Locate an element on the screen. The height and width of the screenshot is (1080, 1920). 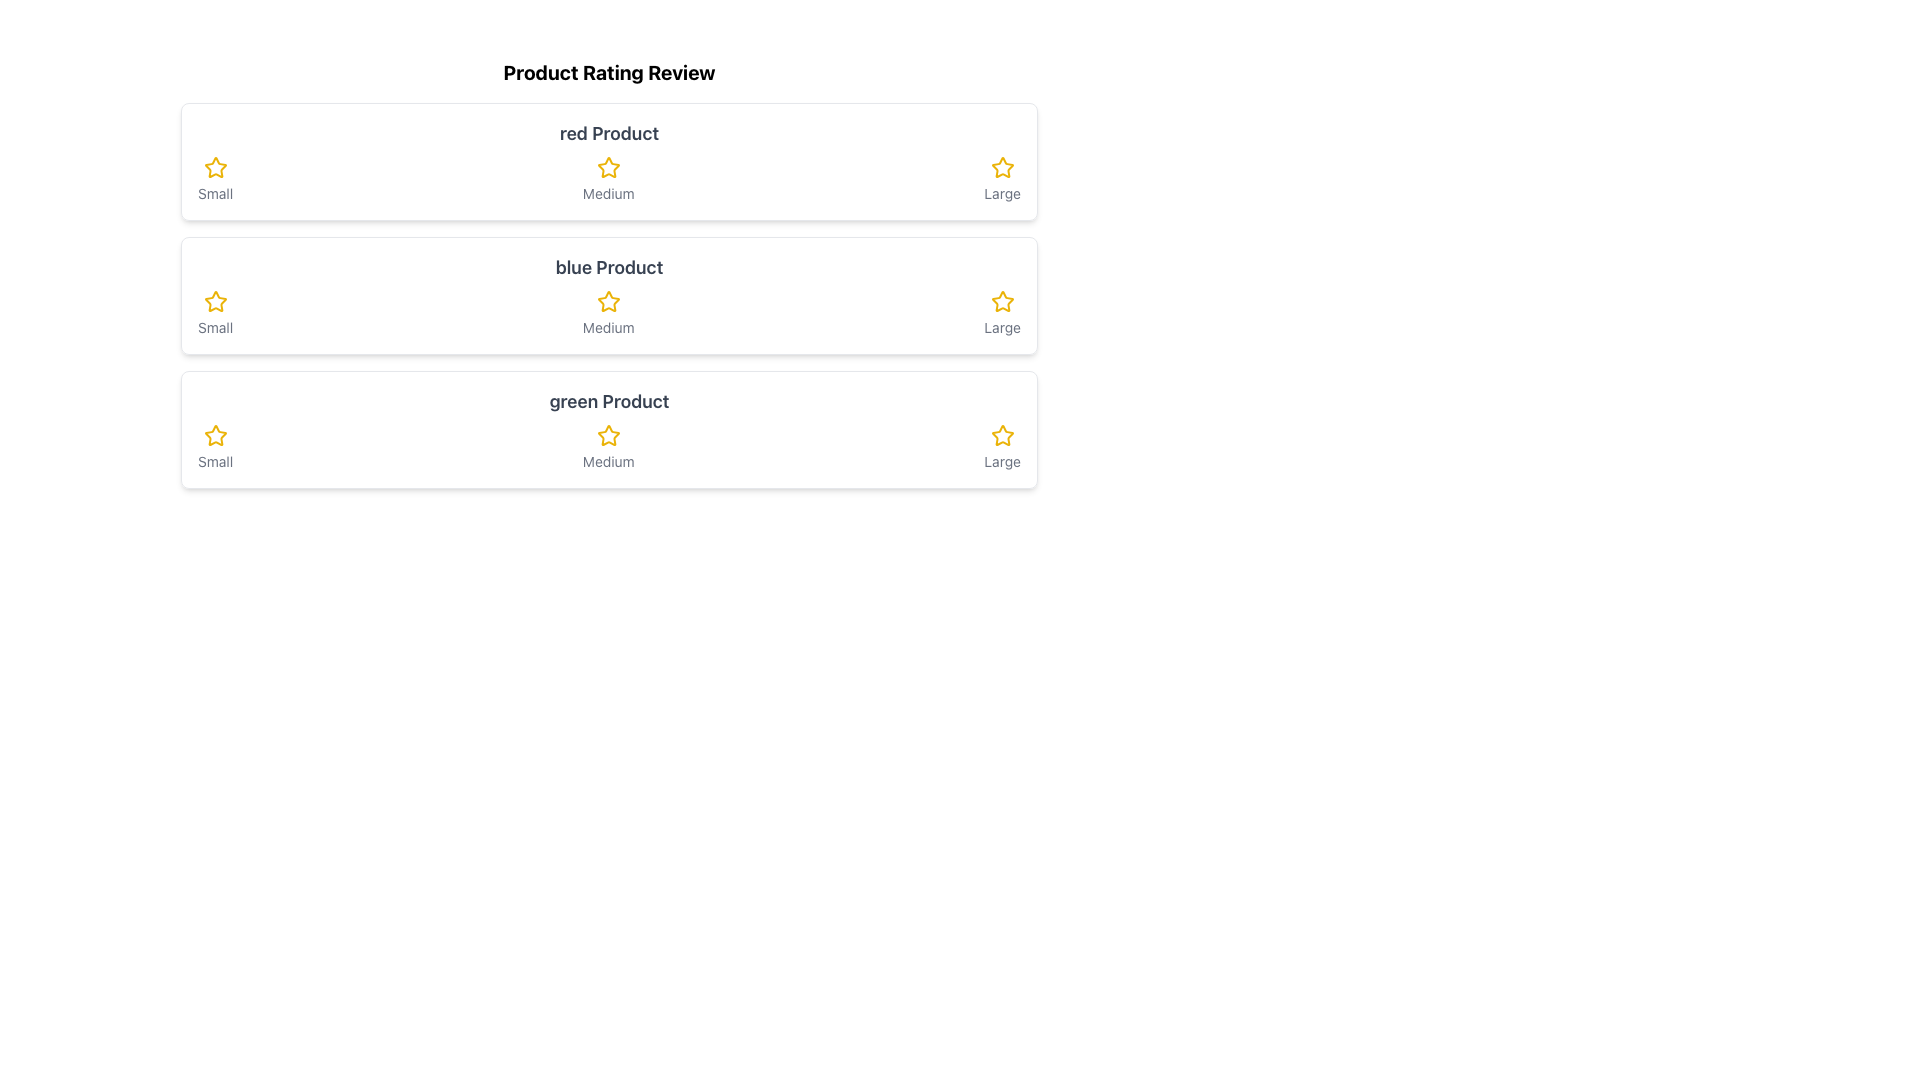
text of the heading element that serves as the title for the product ratings and reviews section, positioned at the top of the layout and centered horizontally is located at coordinates (608, 72).